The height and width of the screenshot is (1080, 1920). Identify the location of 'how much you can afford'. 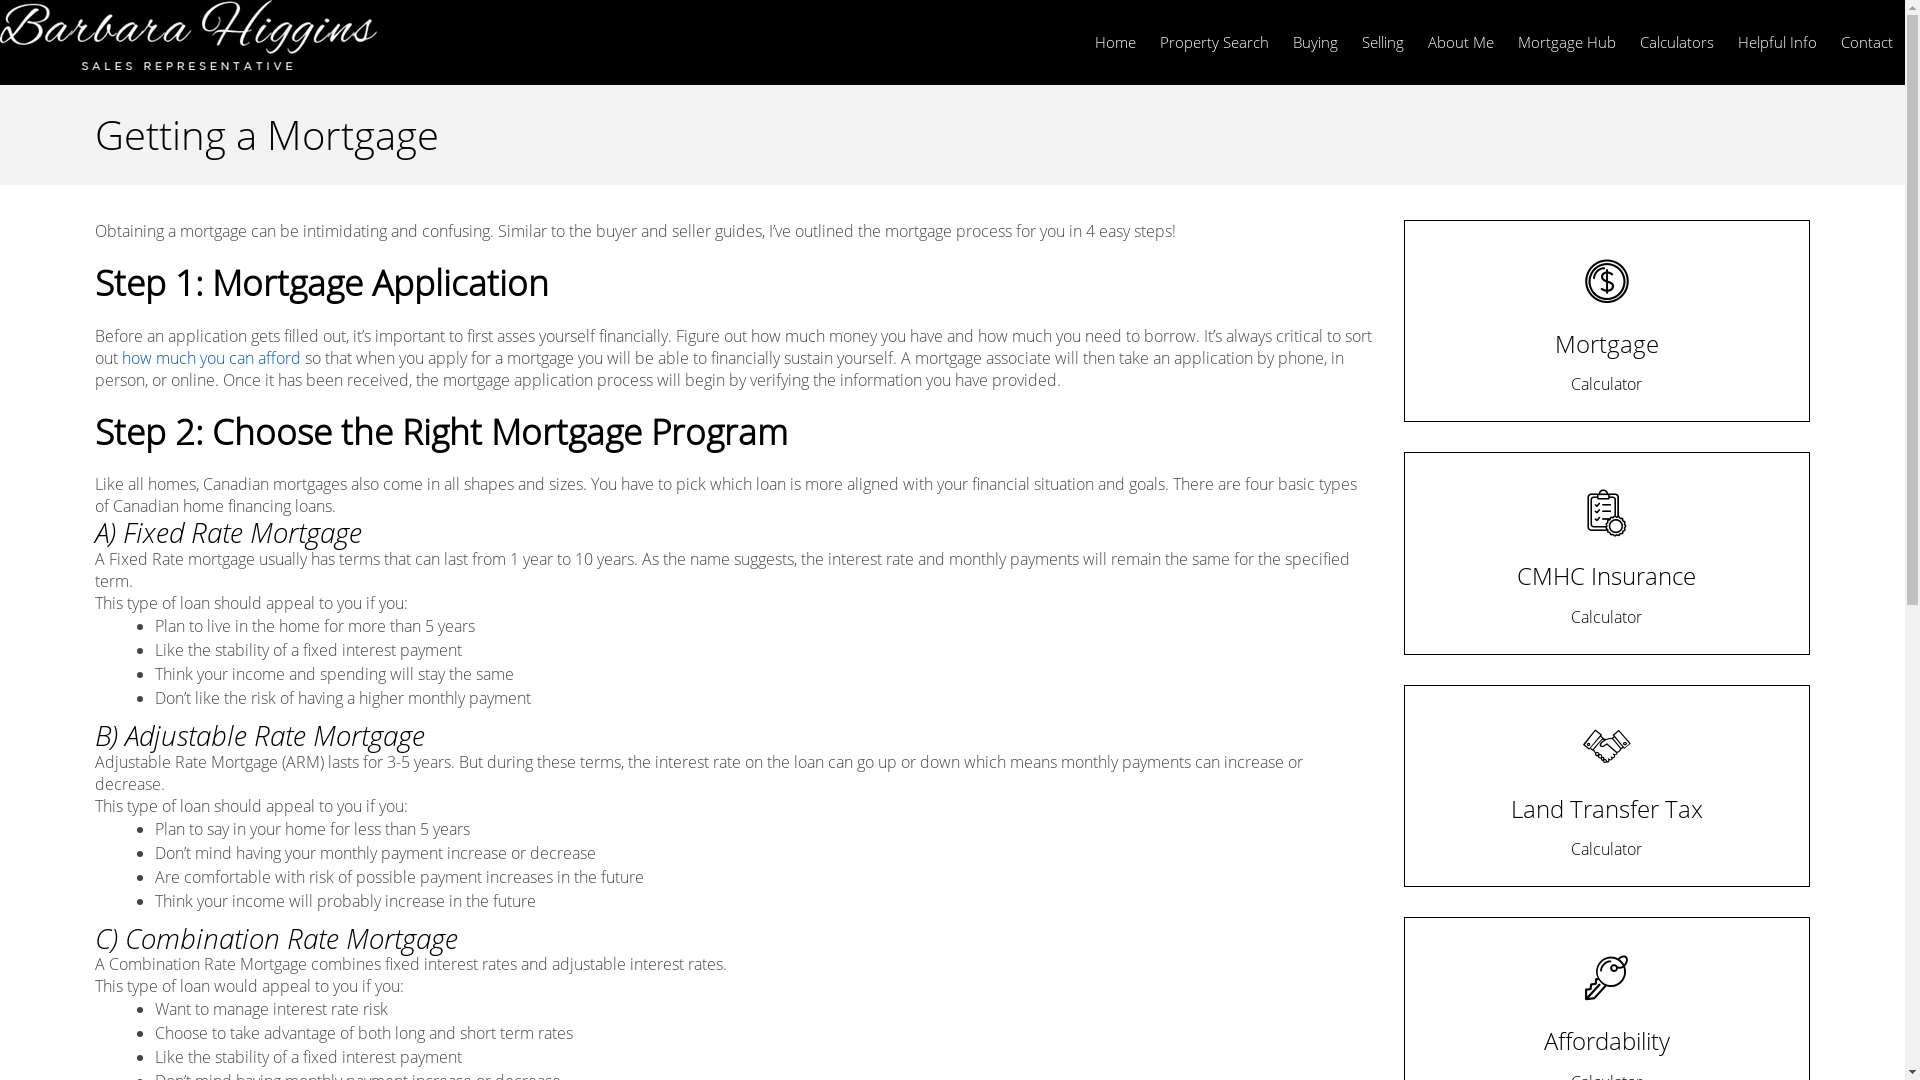
(211, 356).